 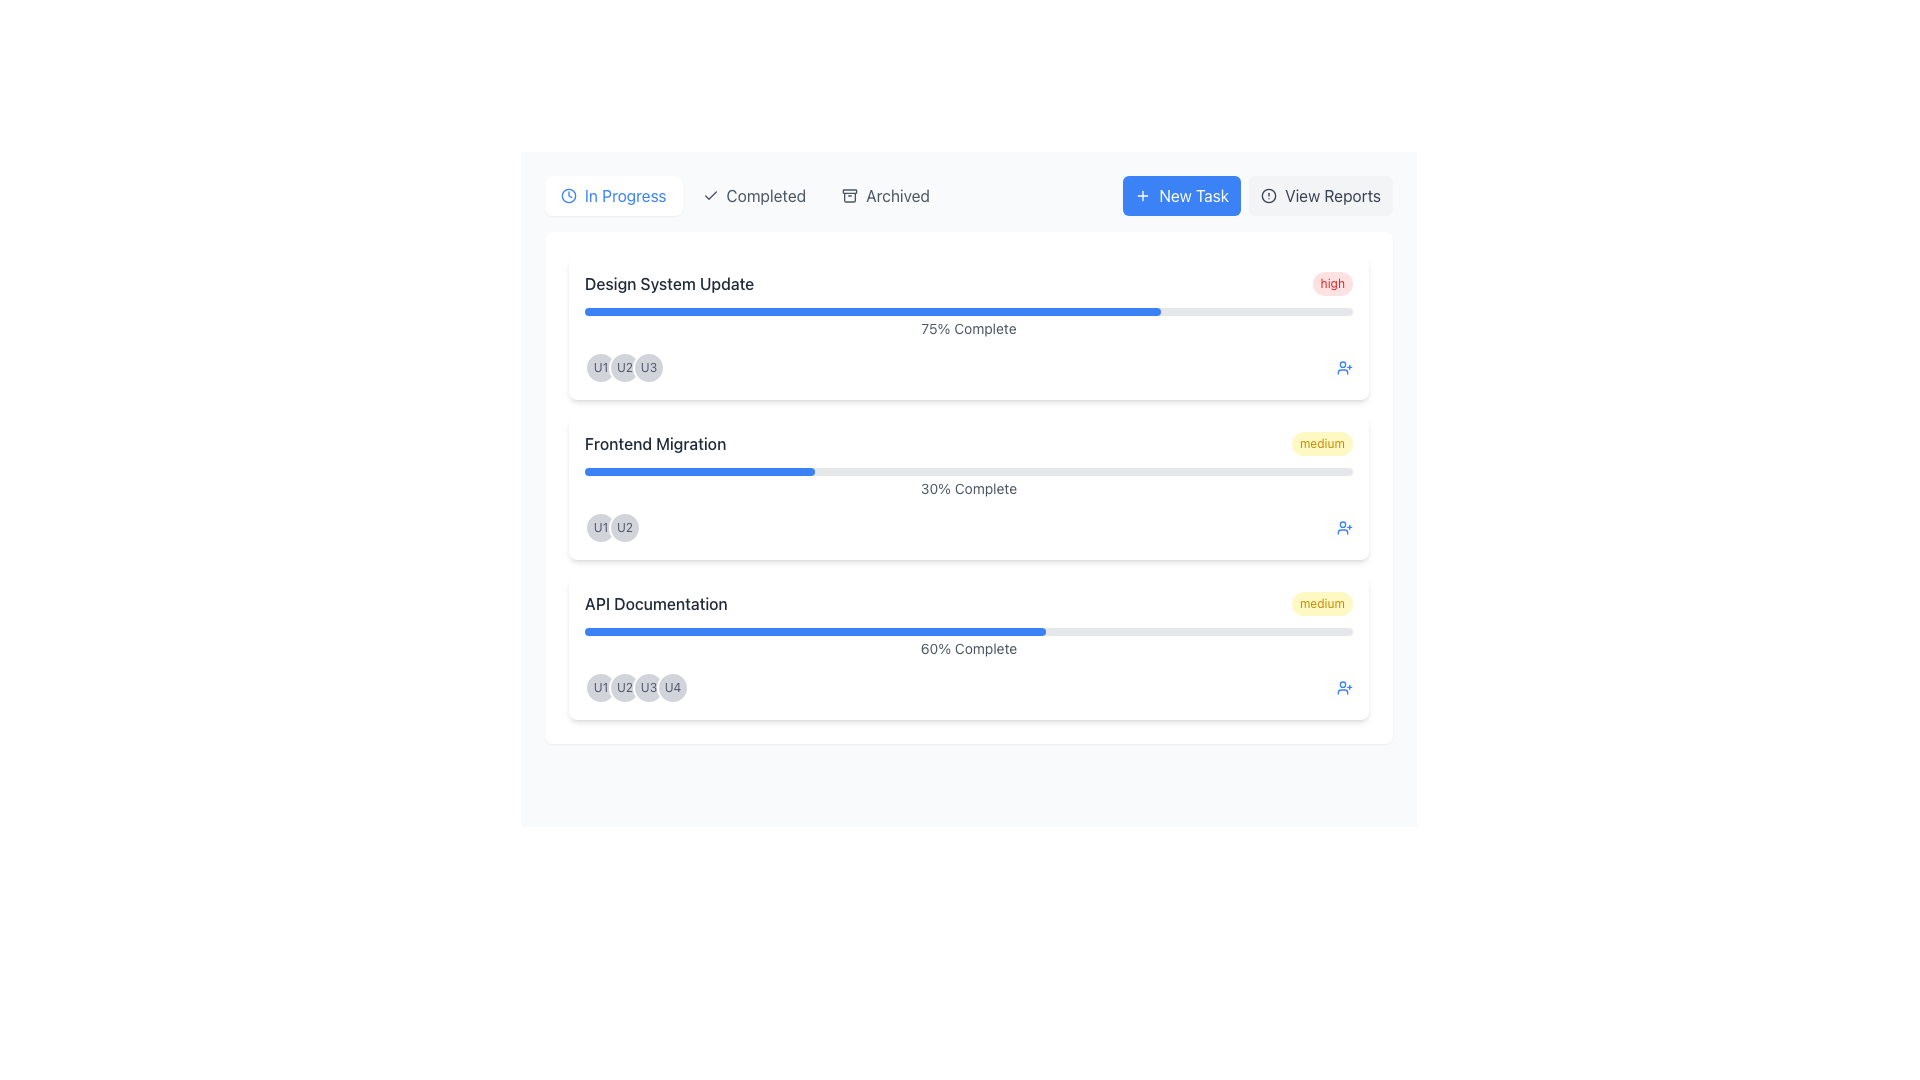 What do you see at coordinates (599, 527) in the screenshot?
I see `the first circular badge labeled 'U1' with a light gray background and white border located at the bottom of the 'Frontend Migration' card to interact with it` at bounding box center [599, 527].